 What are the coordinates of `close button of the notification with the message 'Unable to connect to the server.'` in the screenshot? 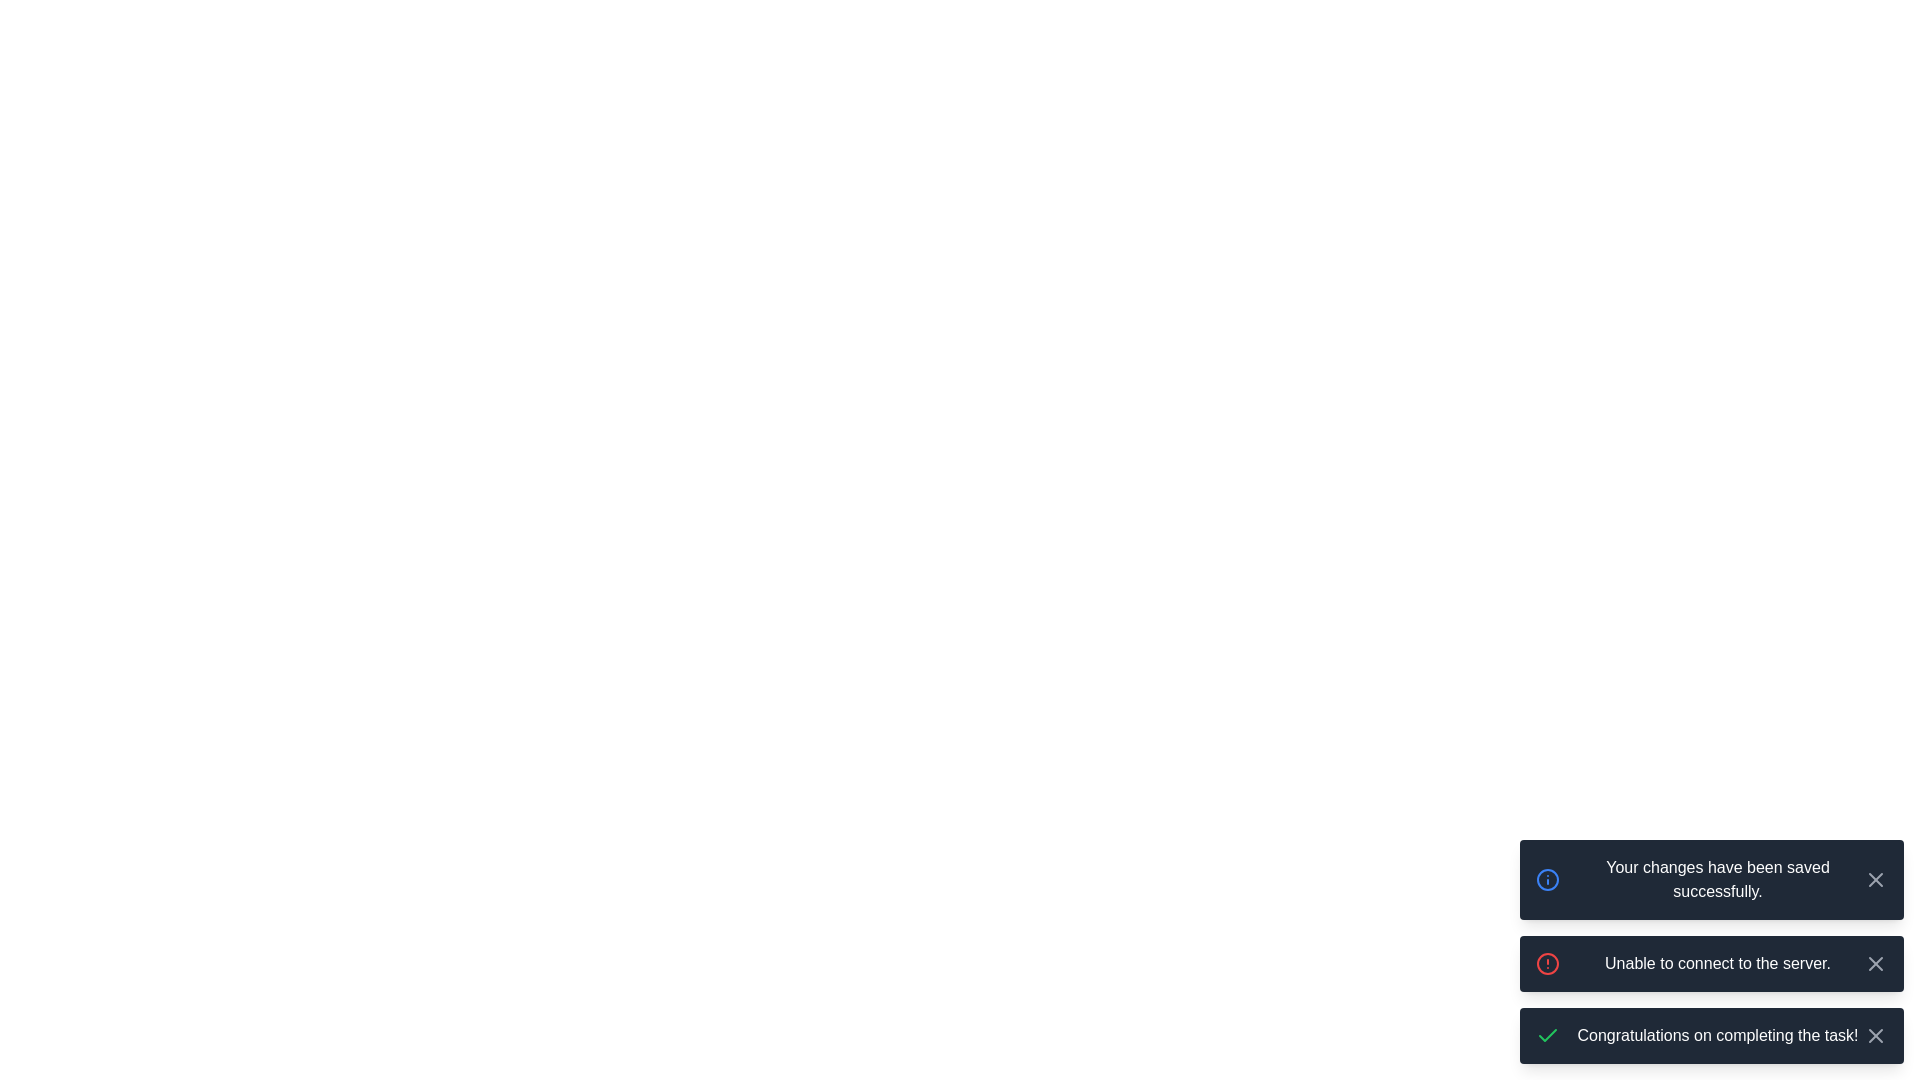 It's located at (1875, 963).